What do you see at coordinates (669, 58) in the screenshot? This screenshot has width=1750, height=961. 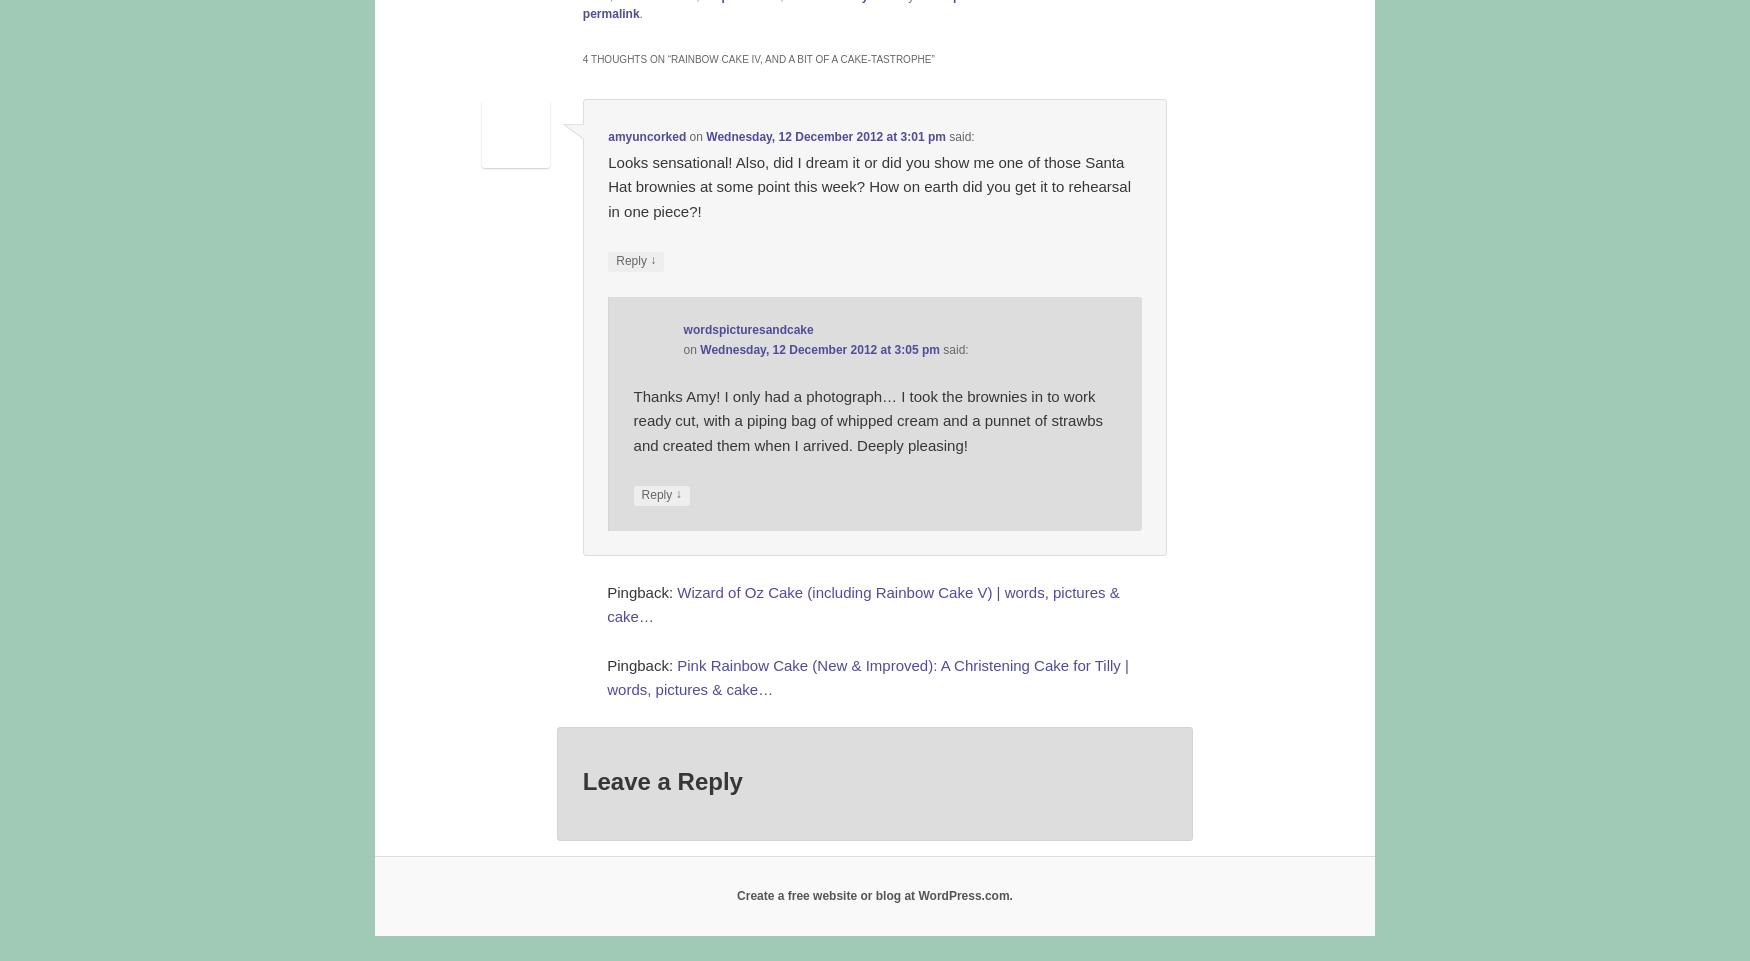 I see `'Rainbow Cake IV, and a bit of a cake-tastrophe'` at bounding box center [669, 58].